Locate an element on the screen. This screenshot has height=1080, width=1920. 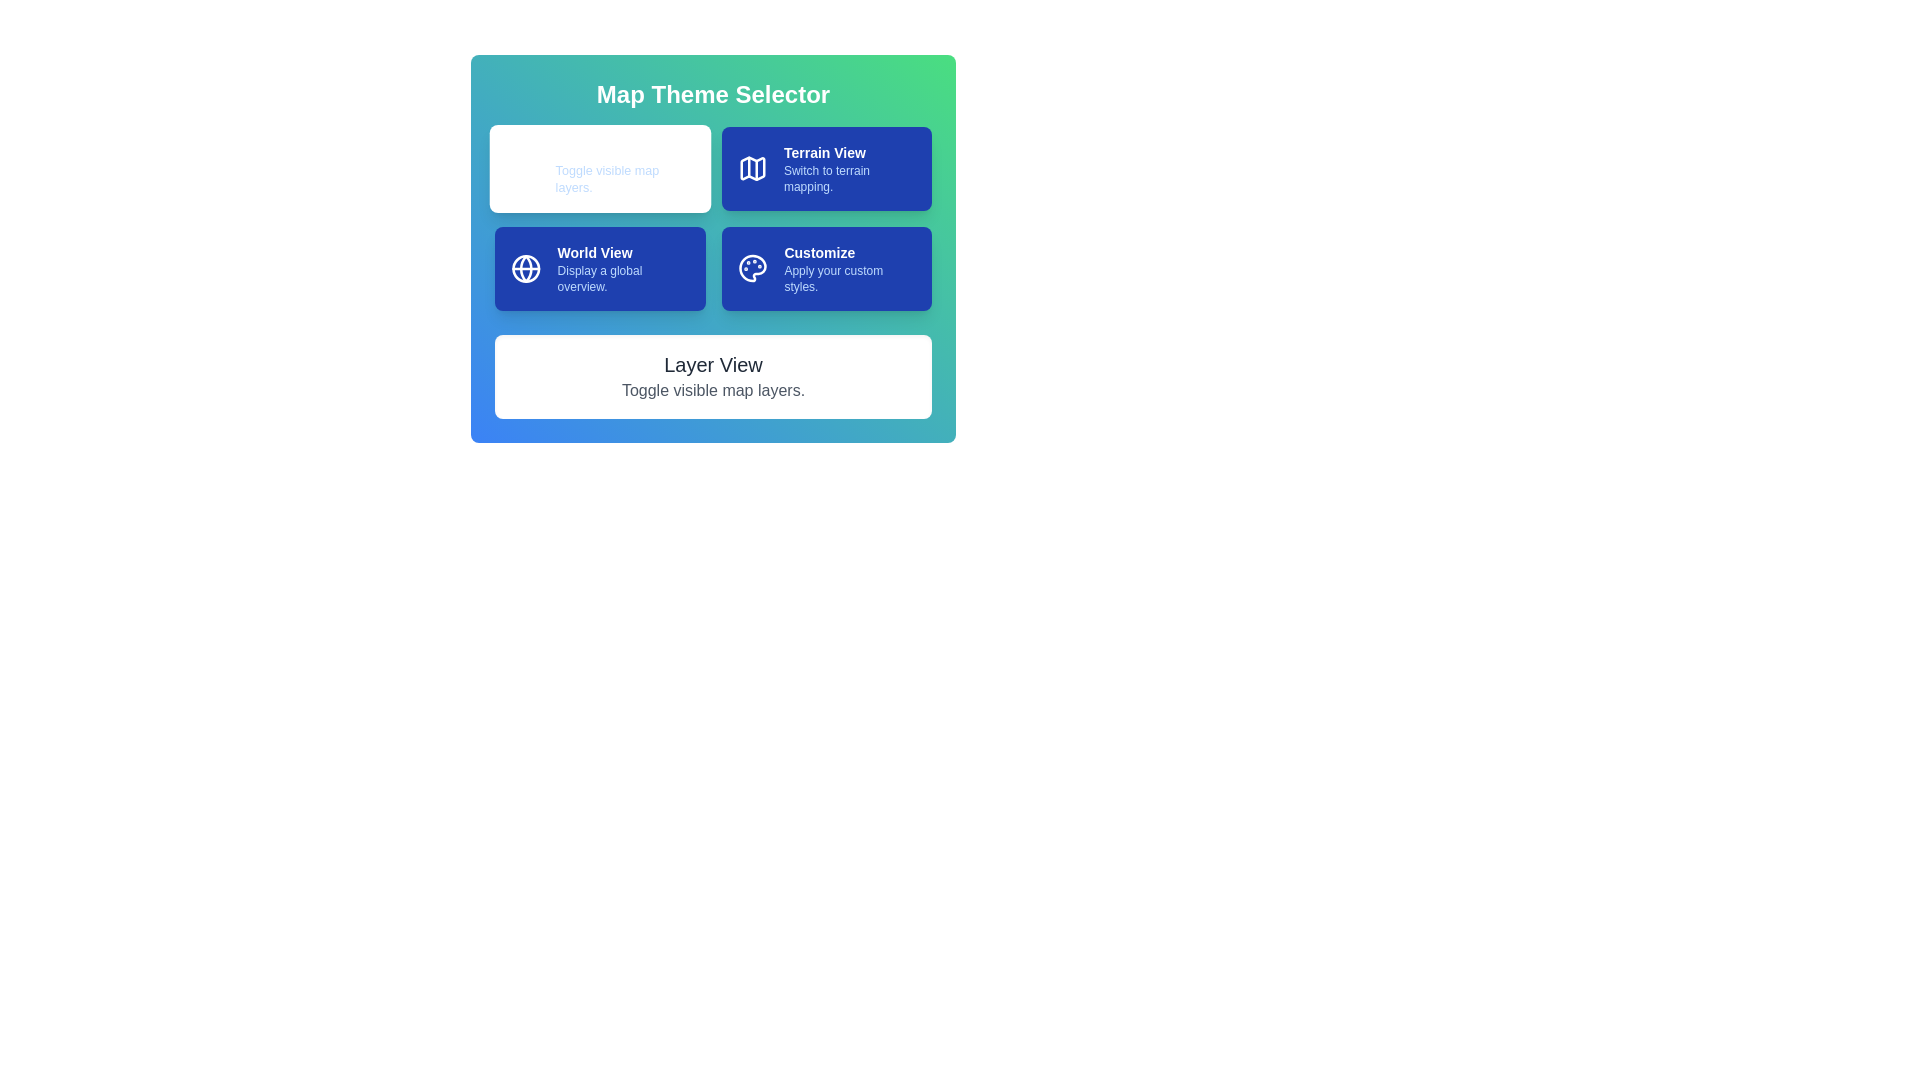
the informational text that reads 'Toggle visible map layers.' to read its content, located within the white rectangular box labeled 'Layer View.' is located at coordinates (623, 178).